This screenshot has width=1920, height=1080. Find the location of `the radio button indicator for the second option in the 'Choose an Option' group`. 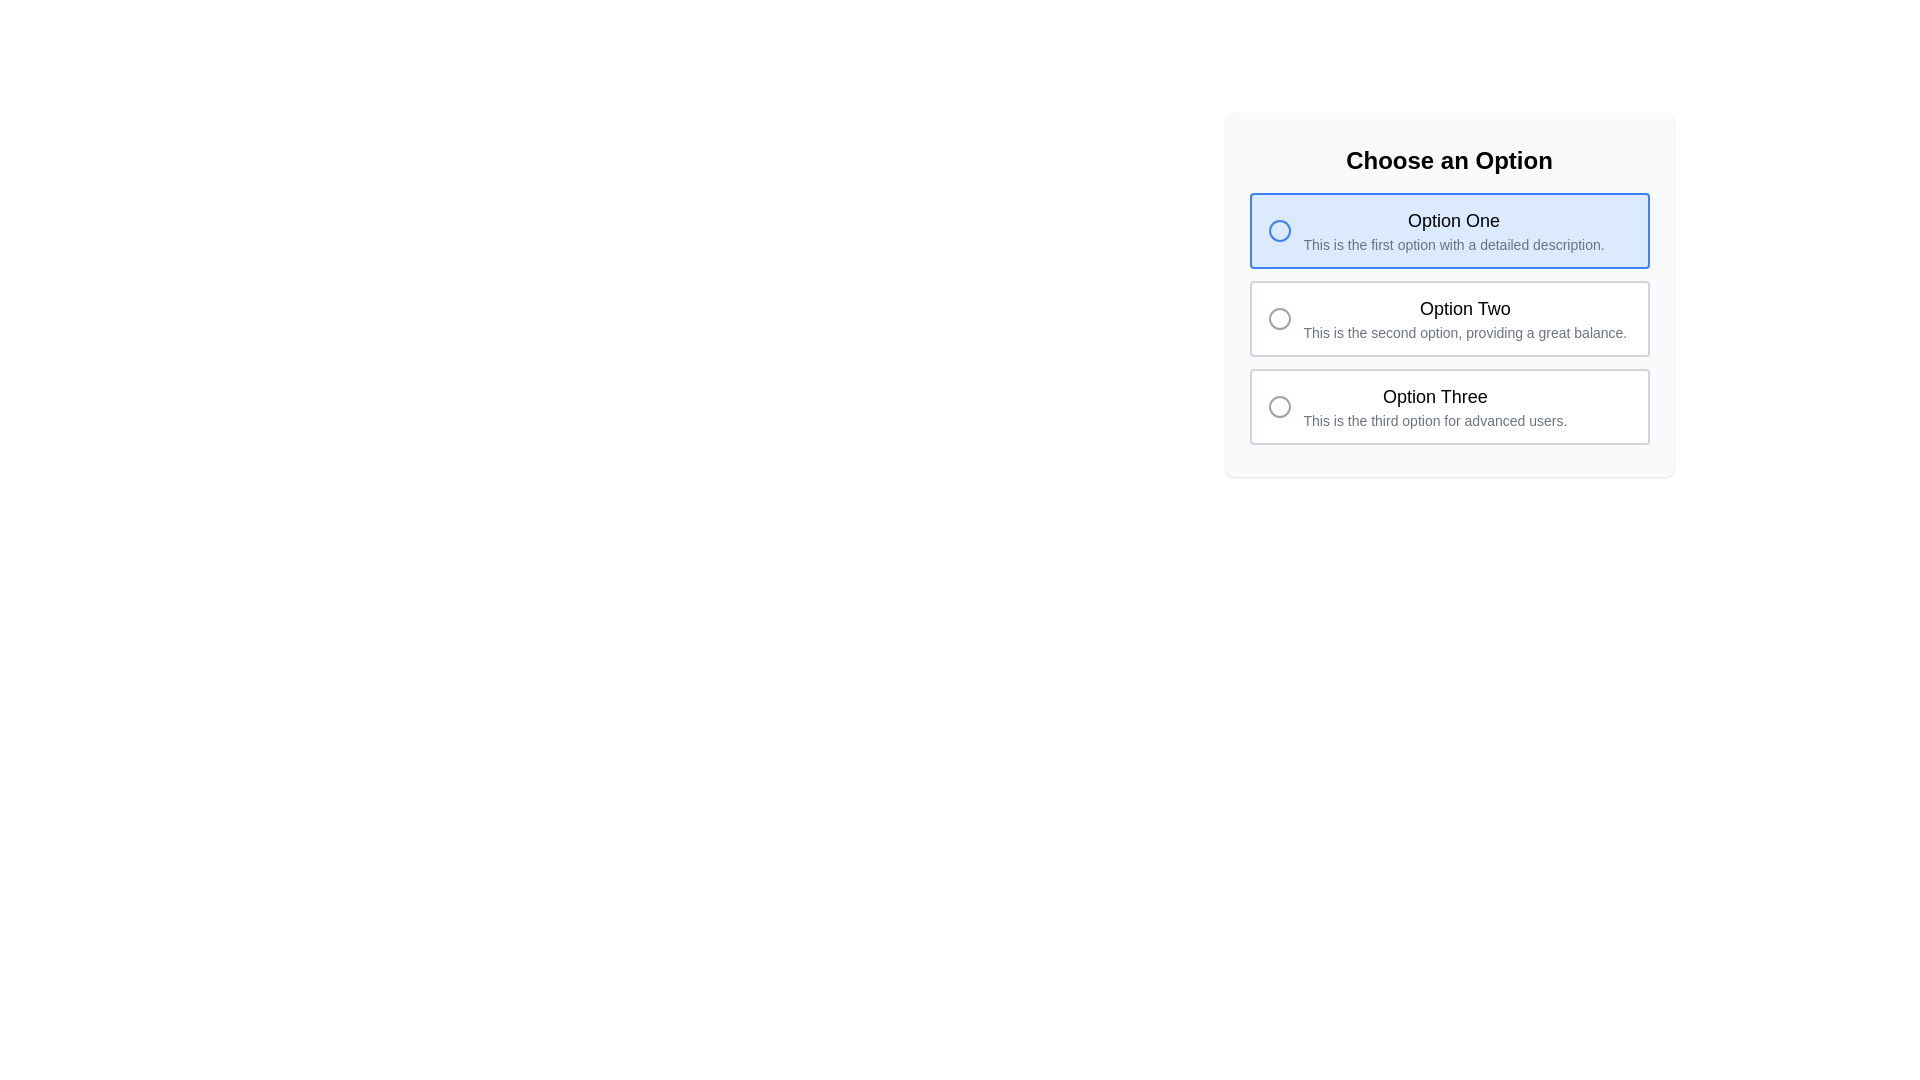

the radio button indicator for the second option in the 'Choose an Option' group is located at coordinates (1278, 318).